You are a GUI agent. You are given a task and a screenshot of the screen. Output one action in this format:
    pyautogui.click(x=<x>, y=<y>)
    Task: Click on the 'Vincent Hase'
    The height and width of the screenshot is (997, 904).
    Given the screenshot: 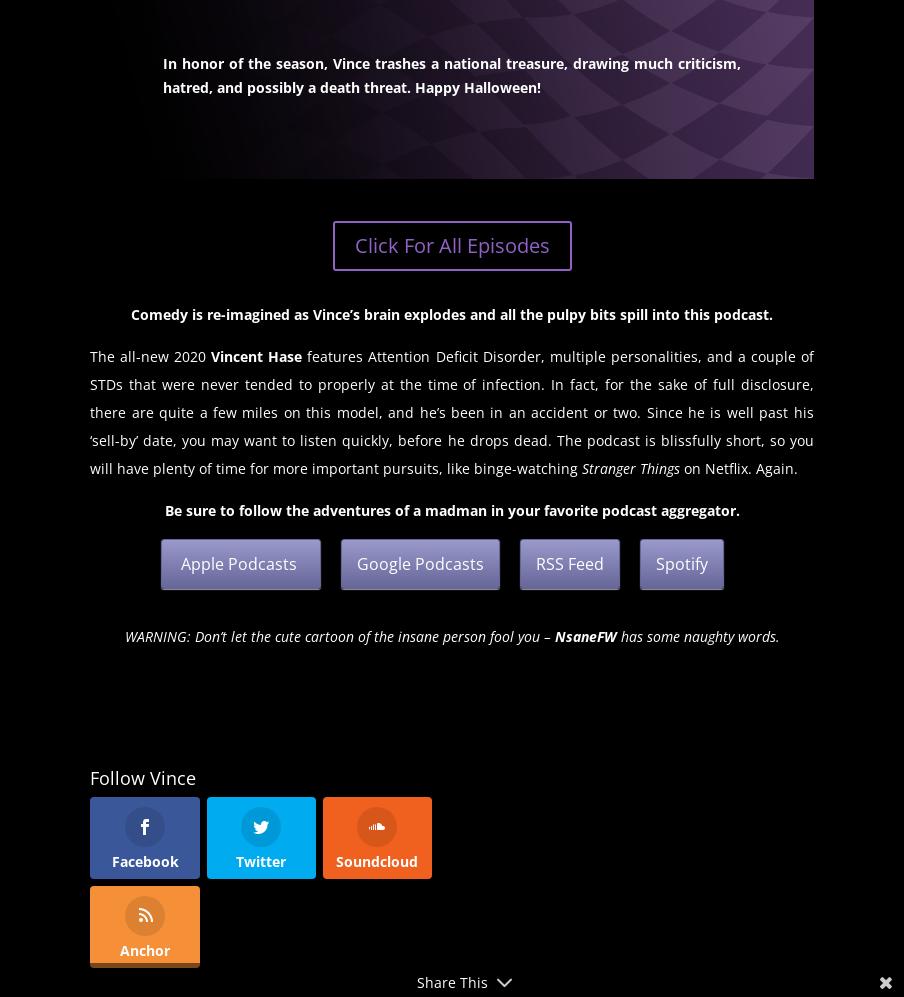 What is the action you would take?
    pyautogui.click(x=253, y=355)
    